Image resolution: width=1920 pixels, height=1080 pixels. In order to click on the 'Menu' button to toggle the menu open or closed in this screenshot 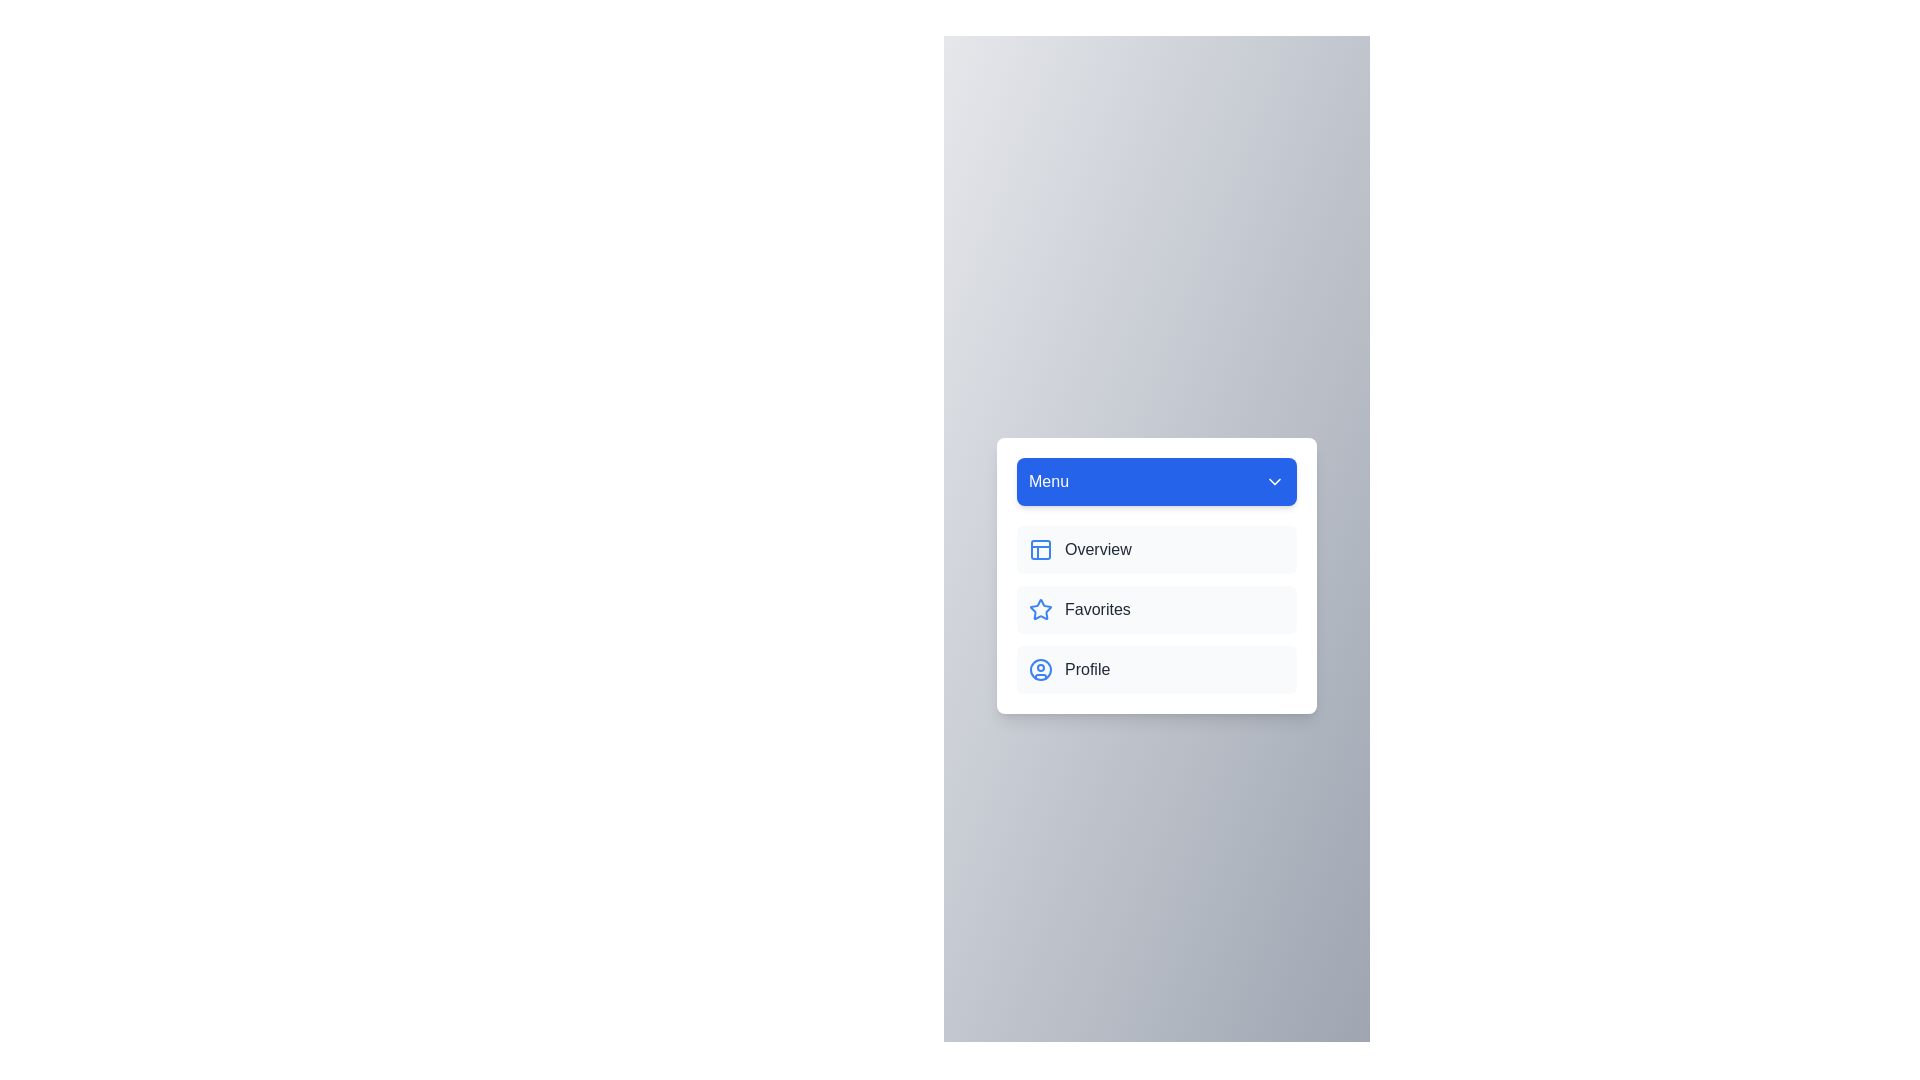, I will do `click(1156, 482)`.